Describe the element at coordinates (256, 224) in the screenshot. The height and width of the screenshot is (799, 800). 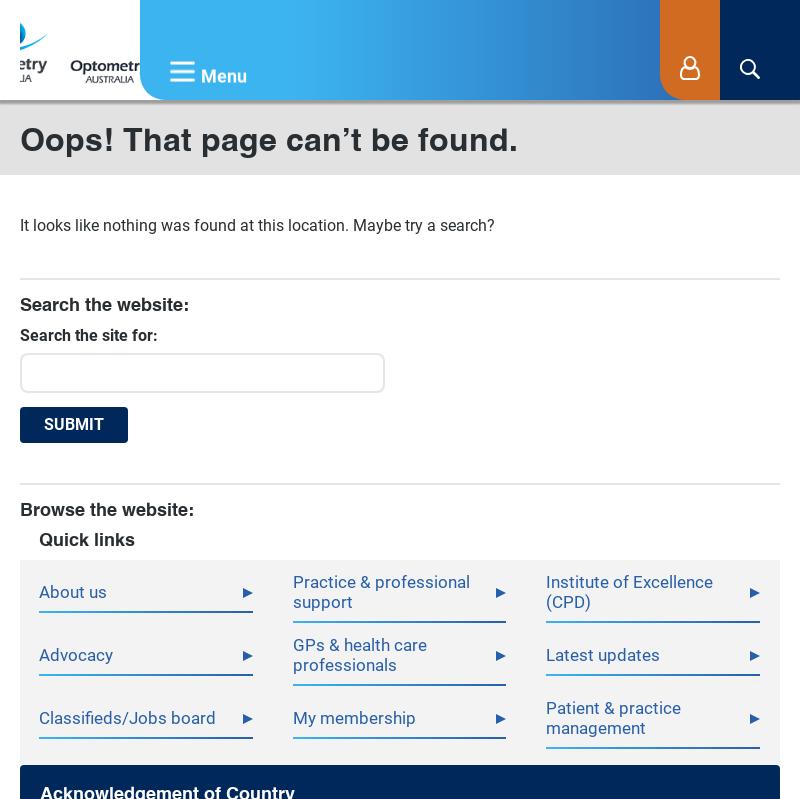
I see `'It looks like nothing was found at this location. Maybe try a search?'` at that location.